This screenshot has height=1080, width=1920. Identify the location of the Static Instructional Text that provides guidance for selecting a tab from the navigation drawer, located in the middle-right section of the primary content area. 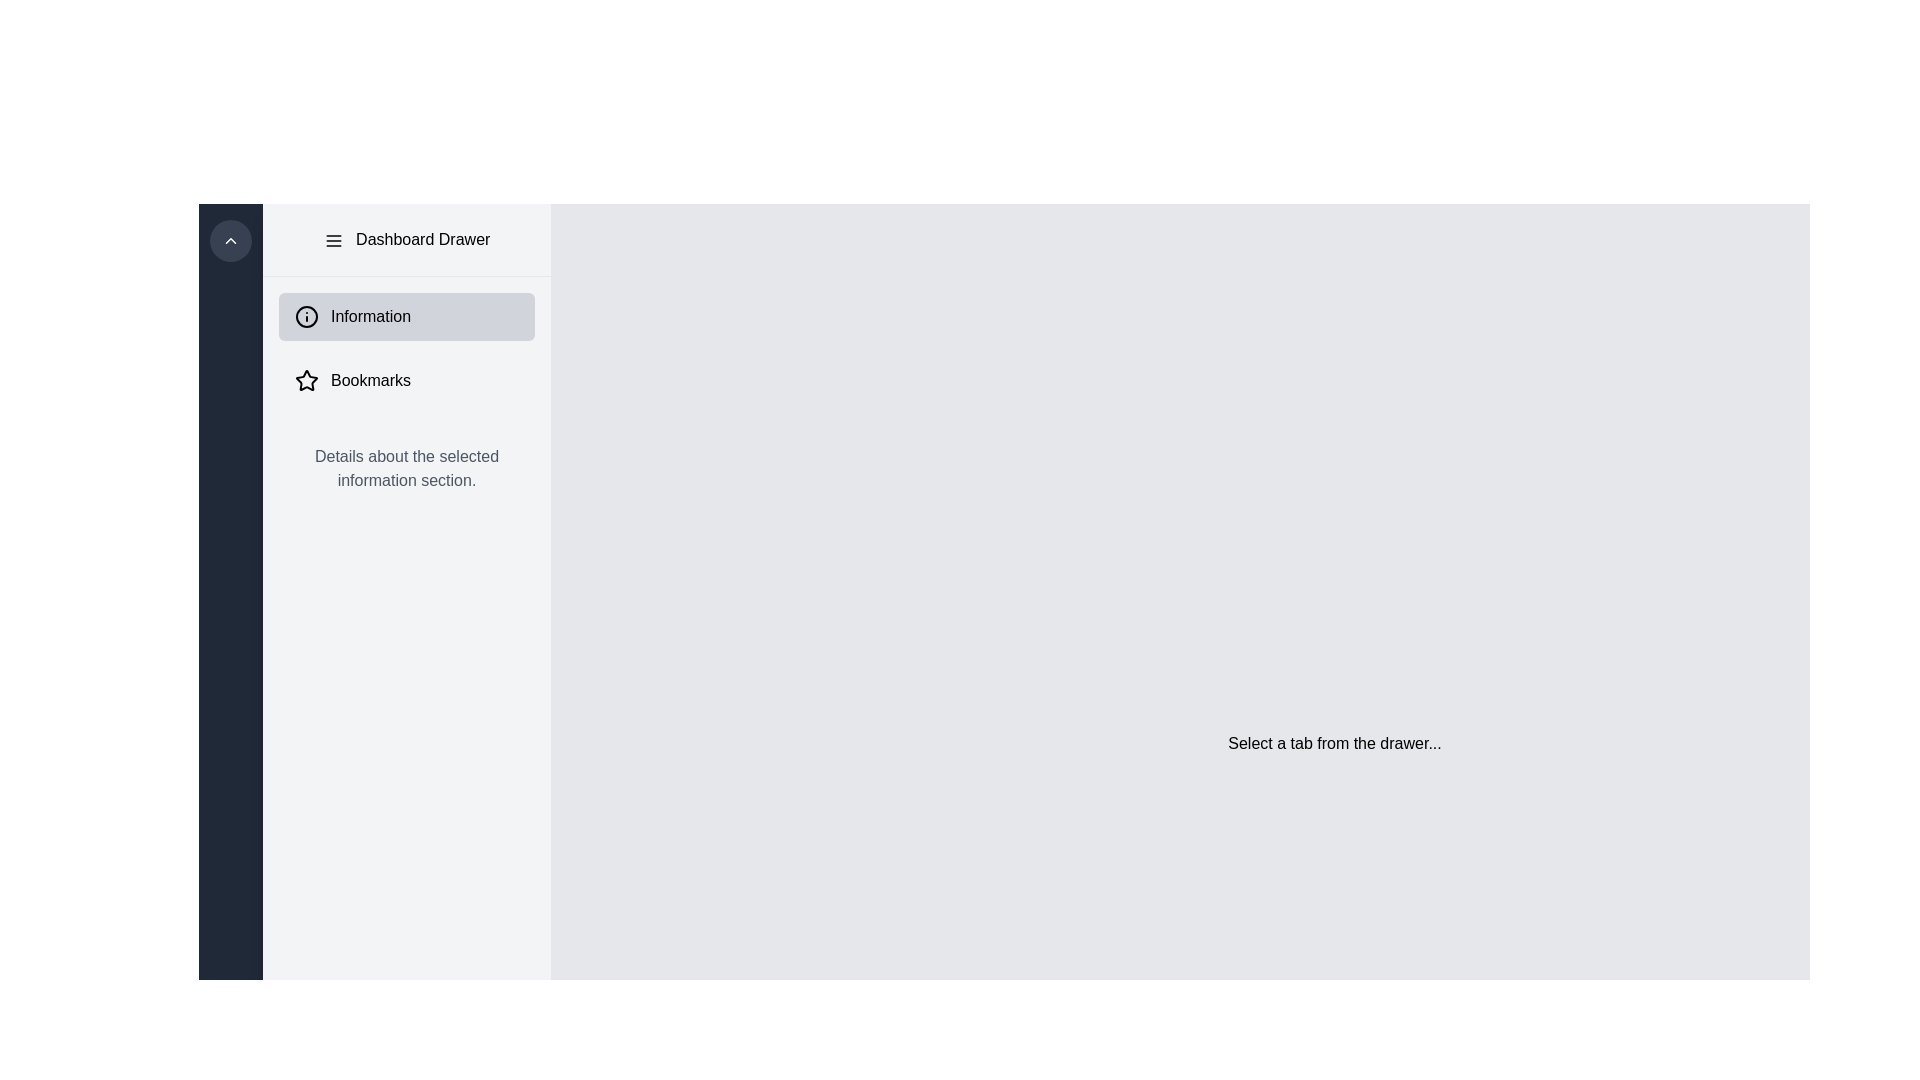
(1334, 744).